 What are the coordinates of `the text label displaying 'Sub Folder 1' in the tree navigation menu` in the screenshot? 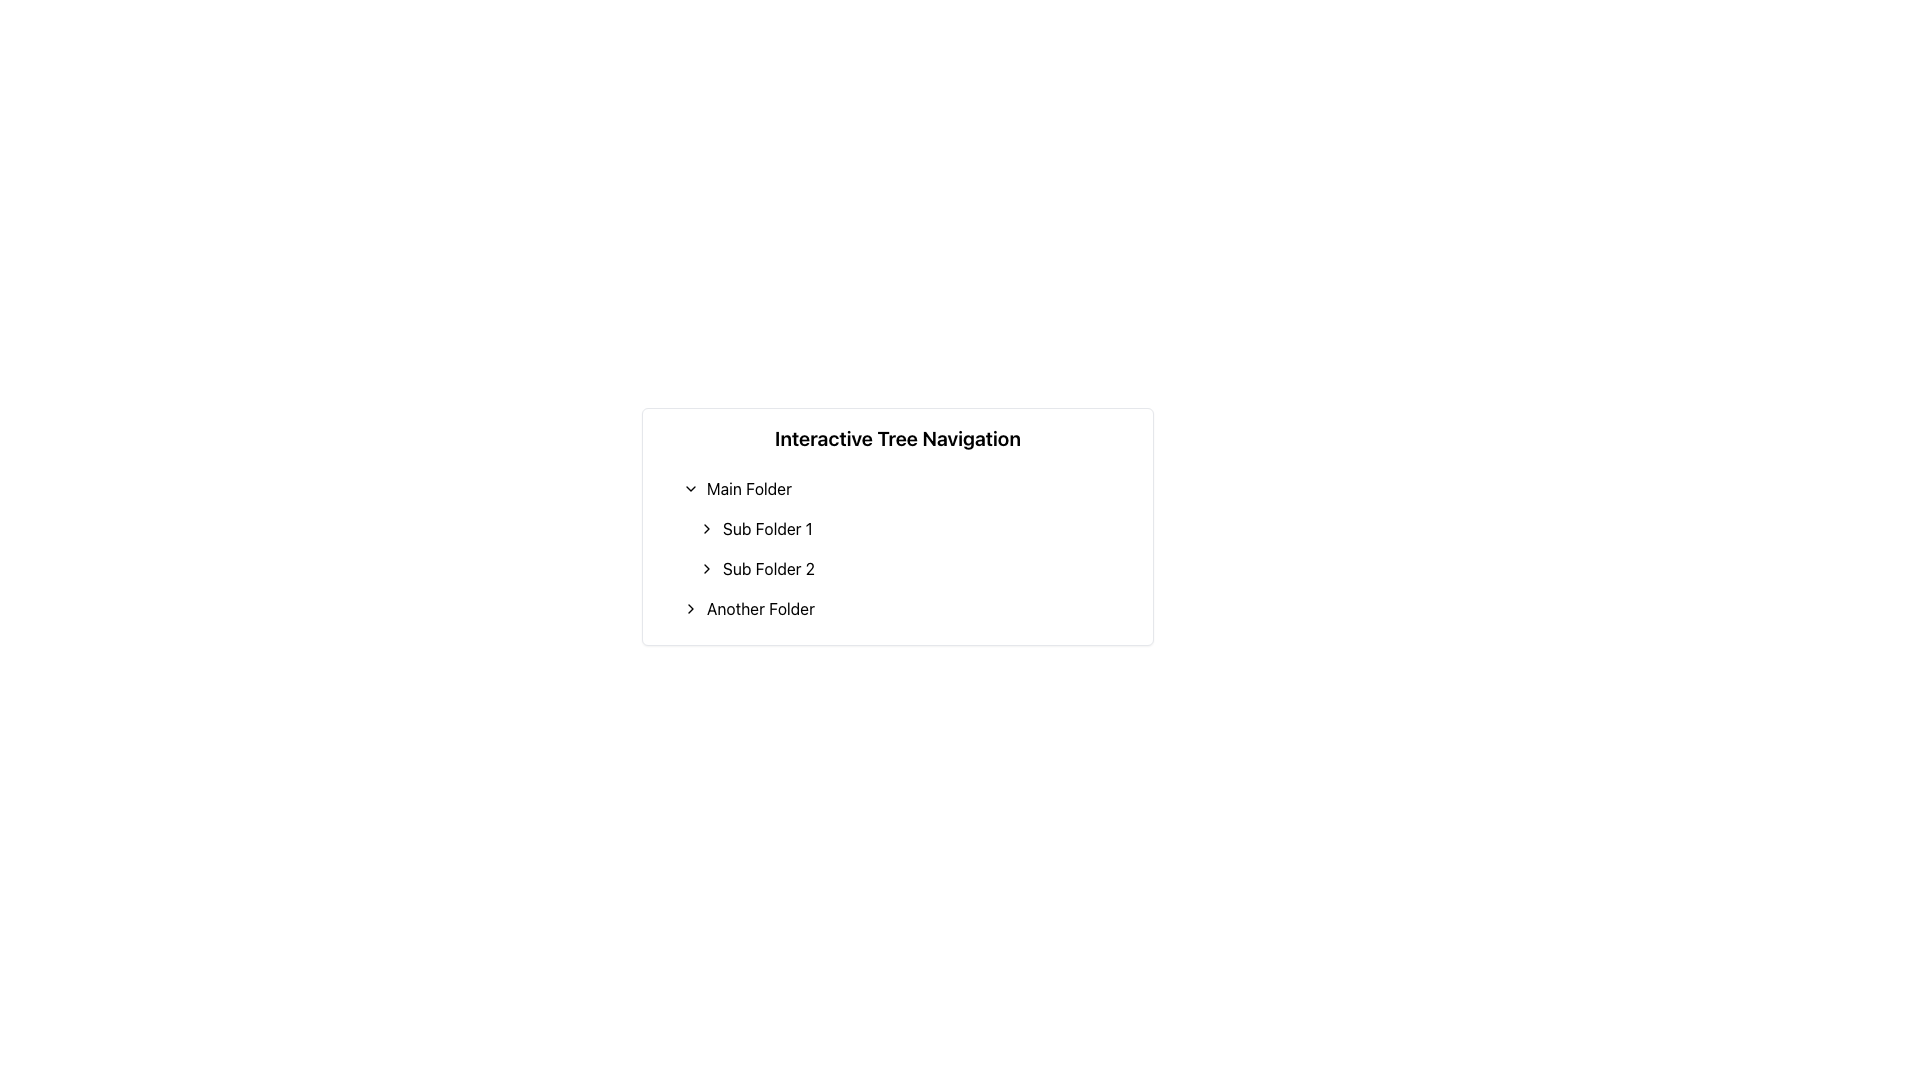 It's located at (766, 527).